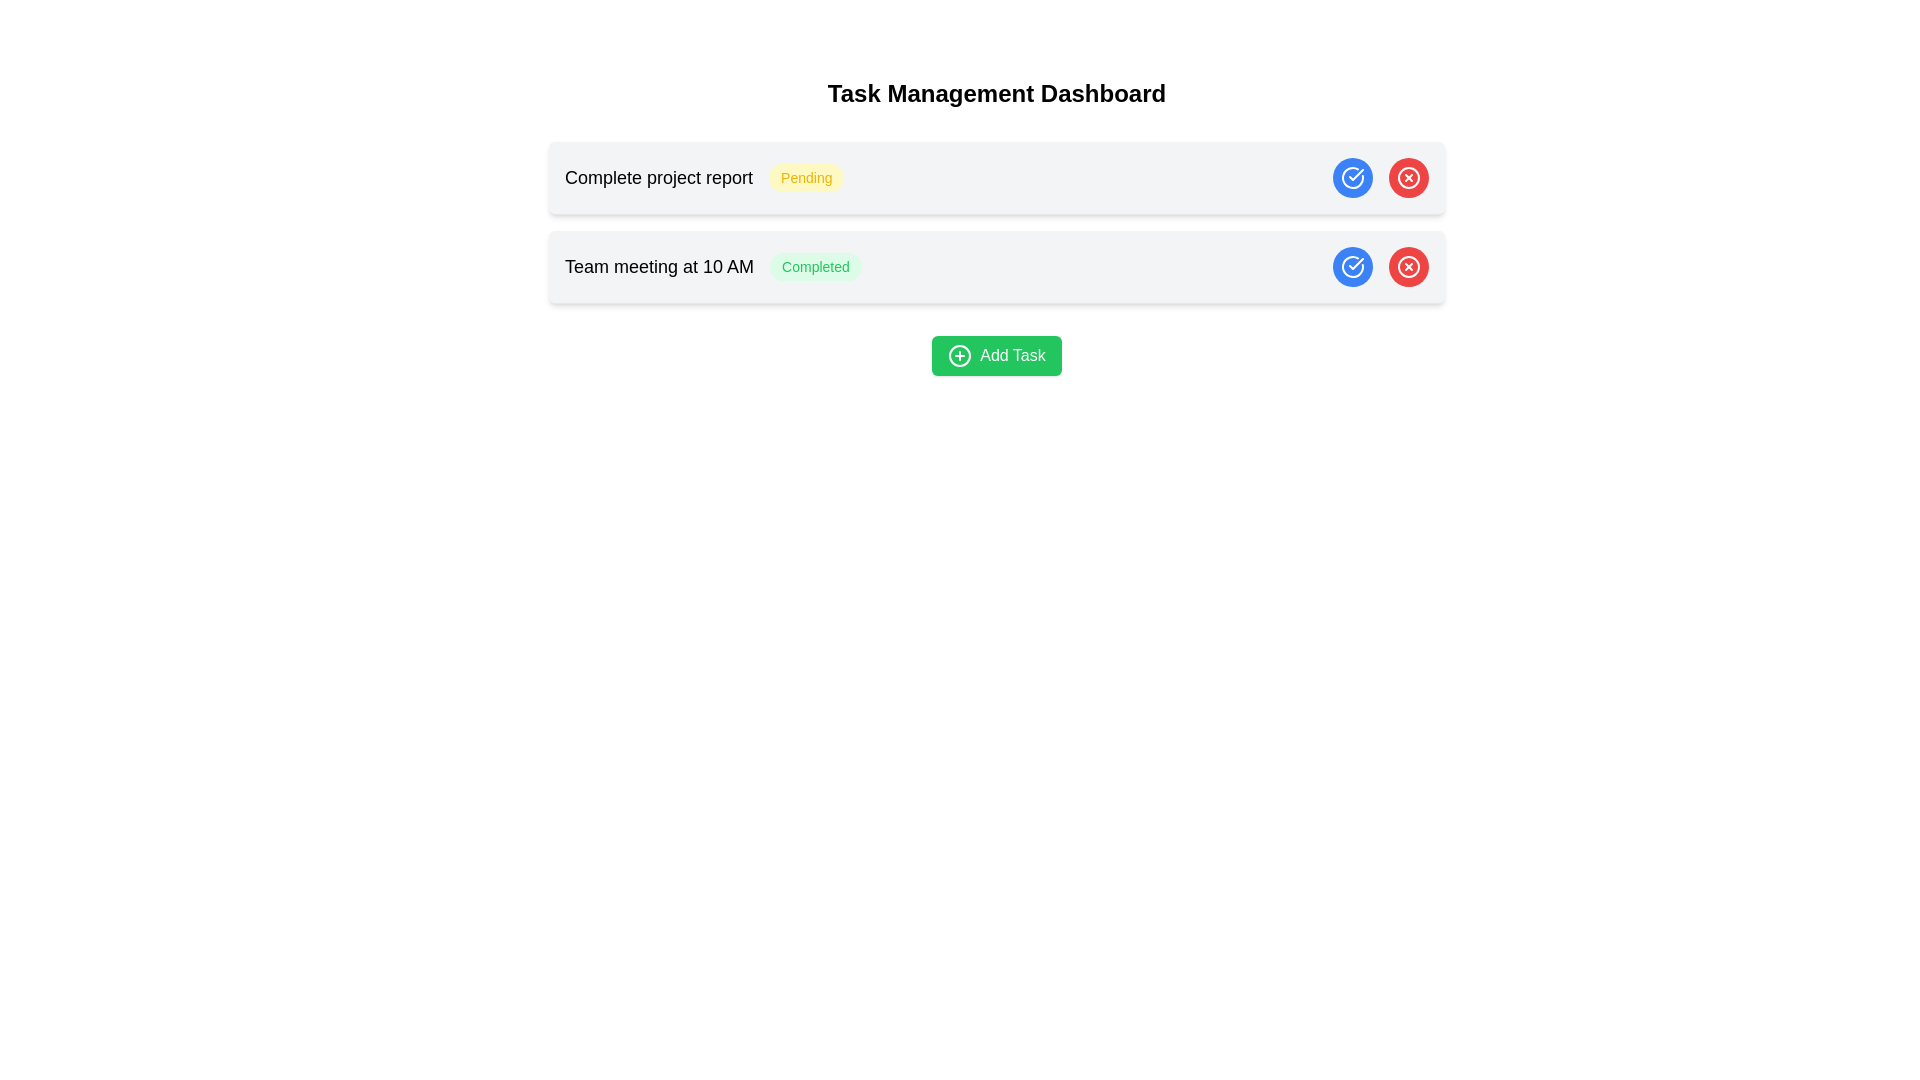  I want to click on the circular icon with a cross and plus sign inside, which is part of the 'Add Task' button located below the task list, so click(960, 354).